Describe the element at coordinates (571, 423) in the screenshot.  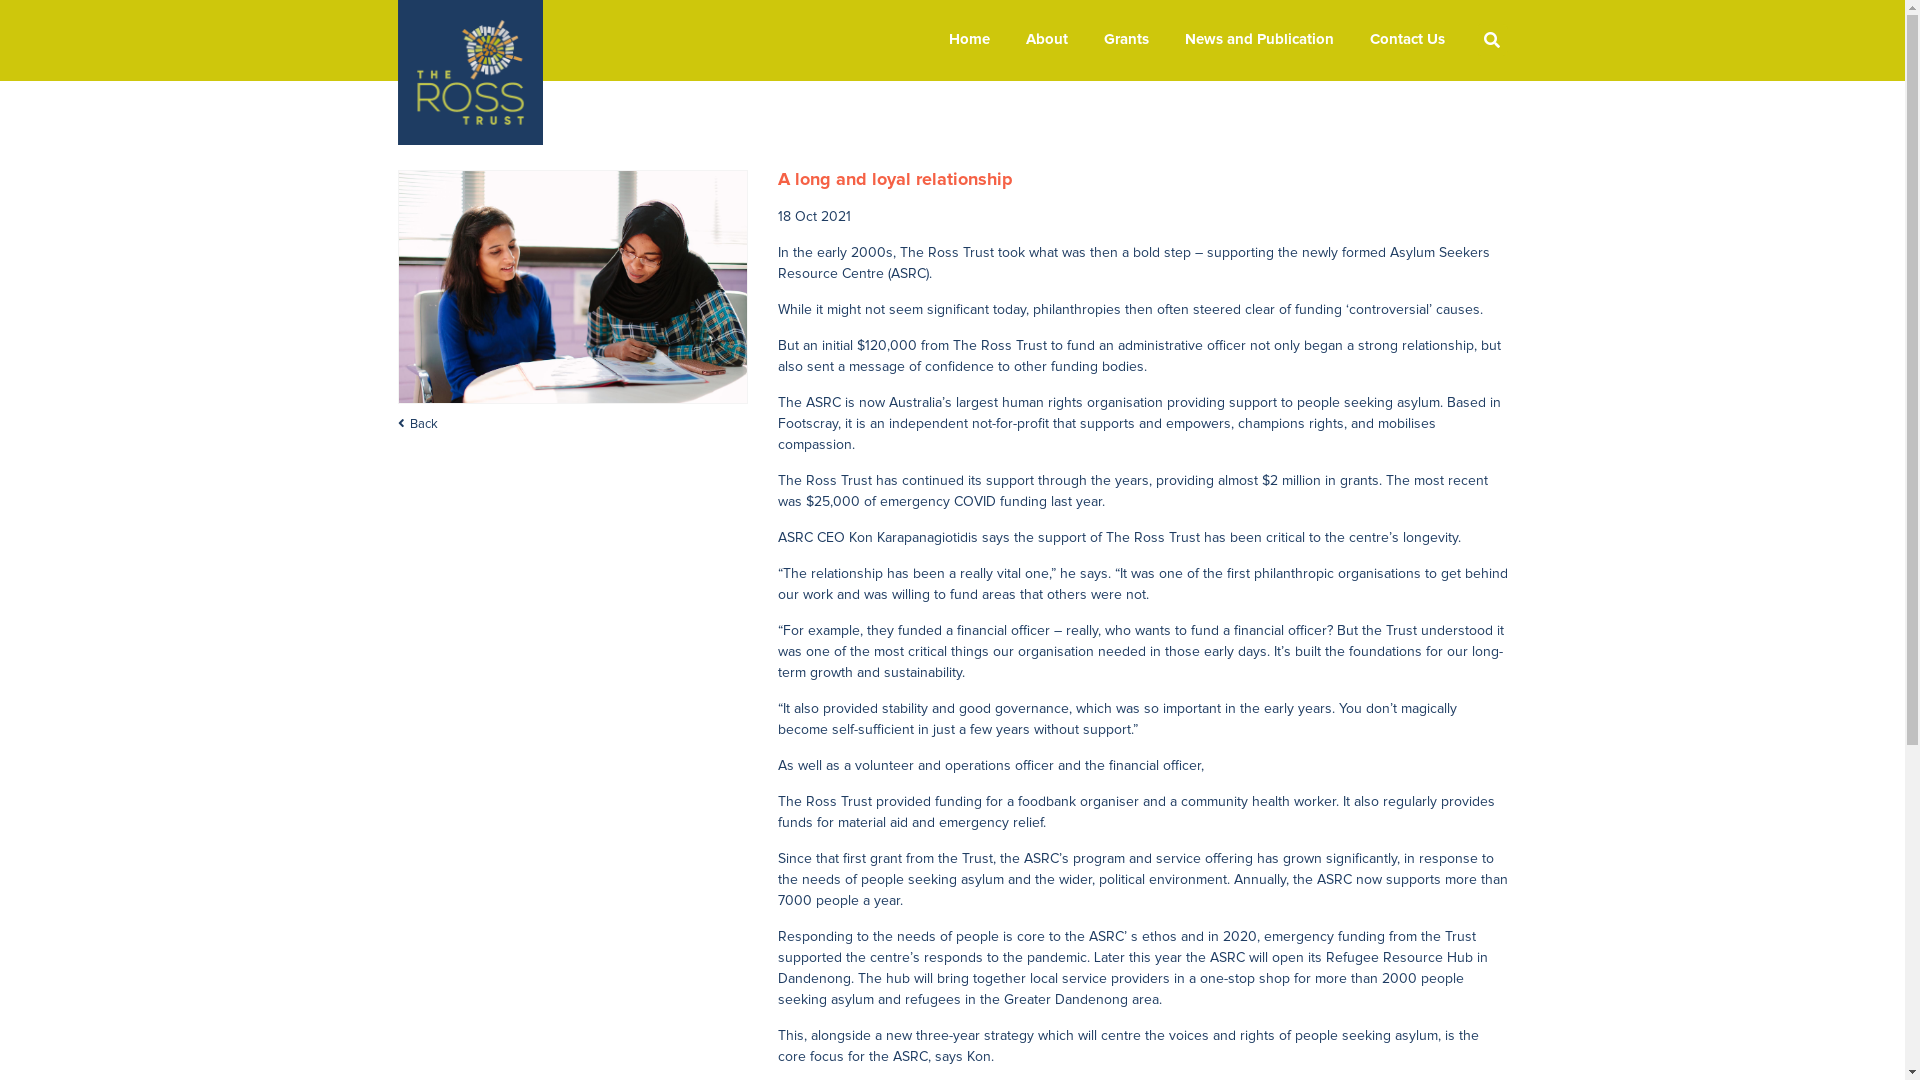
I see `'Back'` at that location.